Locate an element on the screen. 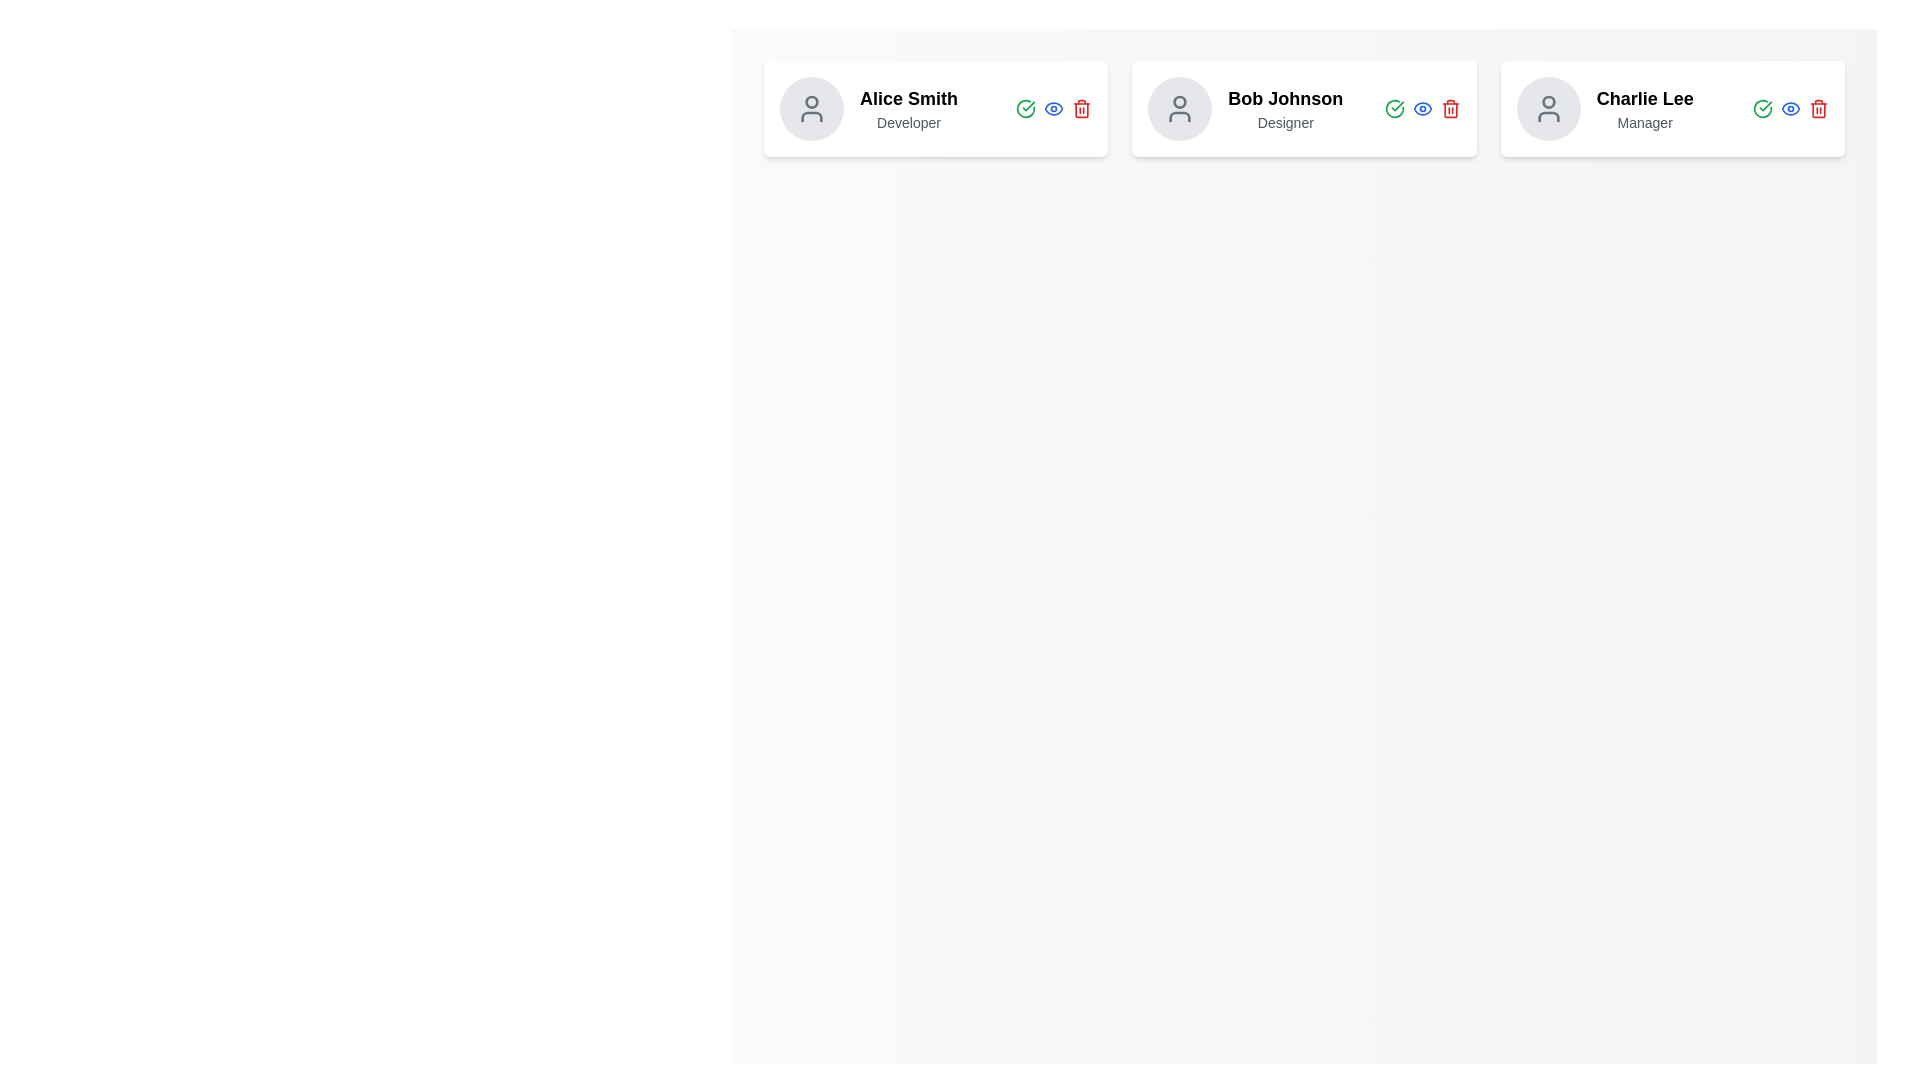  the text label displaying 'Developer', which is styled in gray and light font, located directly beneath 'Alice Smith' in the first card of a row of three cards is located at coordinates (907, 123).